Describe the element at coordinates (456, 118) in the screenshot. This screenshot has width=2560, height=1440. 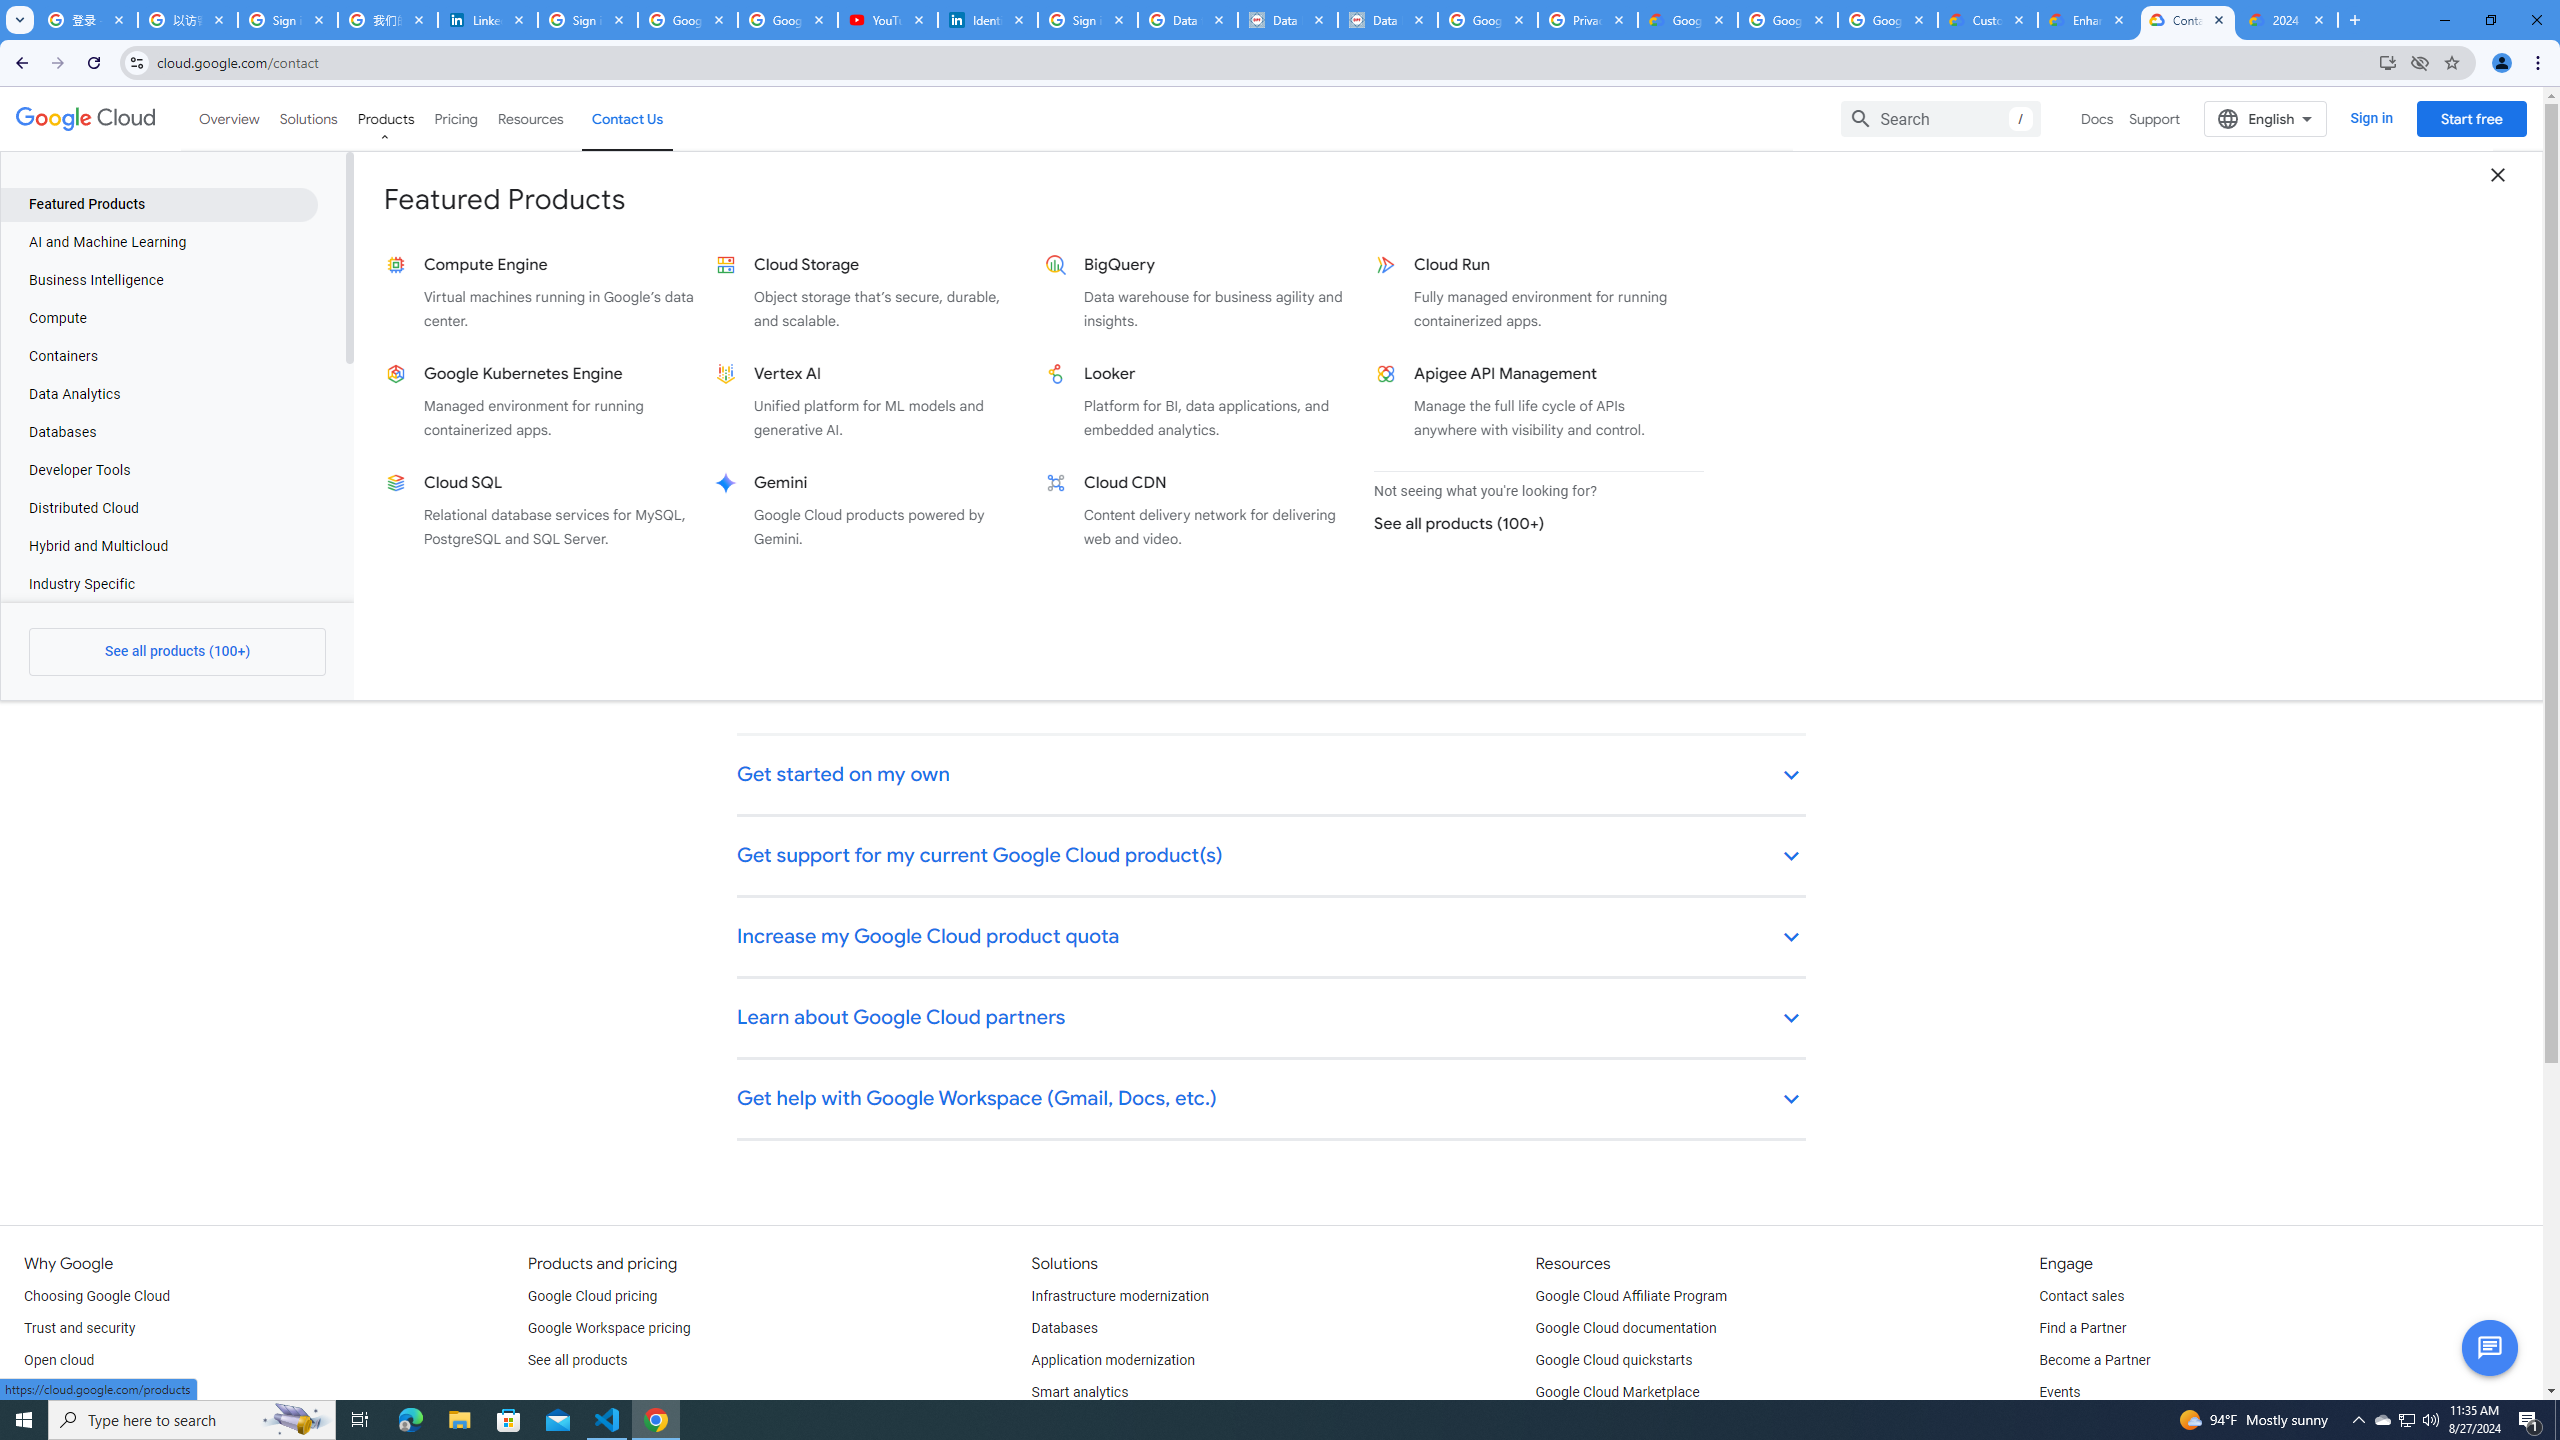
I see `'Pricing'` at that location.